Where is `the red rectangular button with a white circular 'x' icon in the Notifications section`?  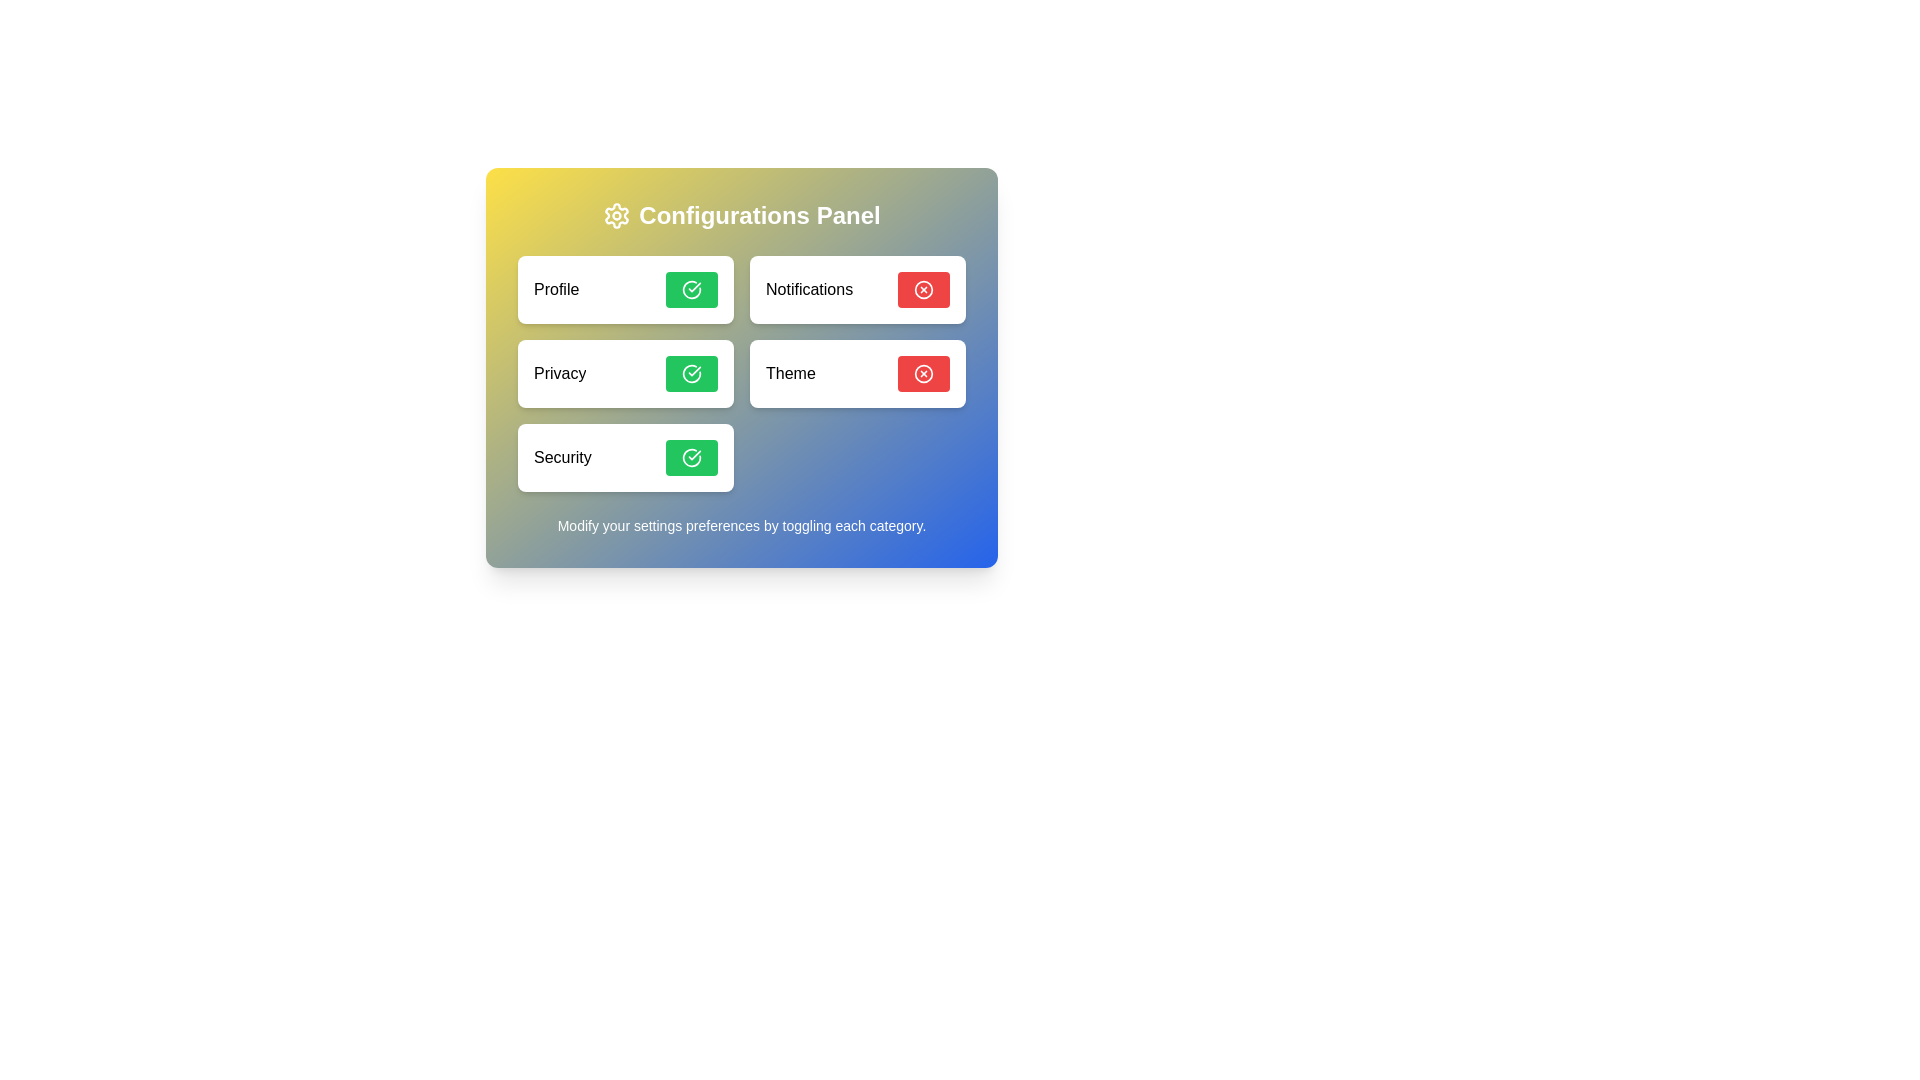
the red rectangular button with a white circular 'x' icon in the Notifications section is located at coordinates (923, 289).